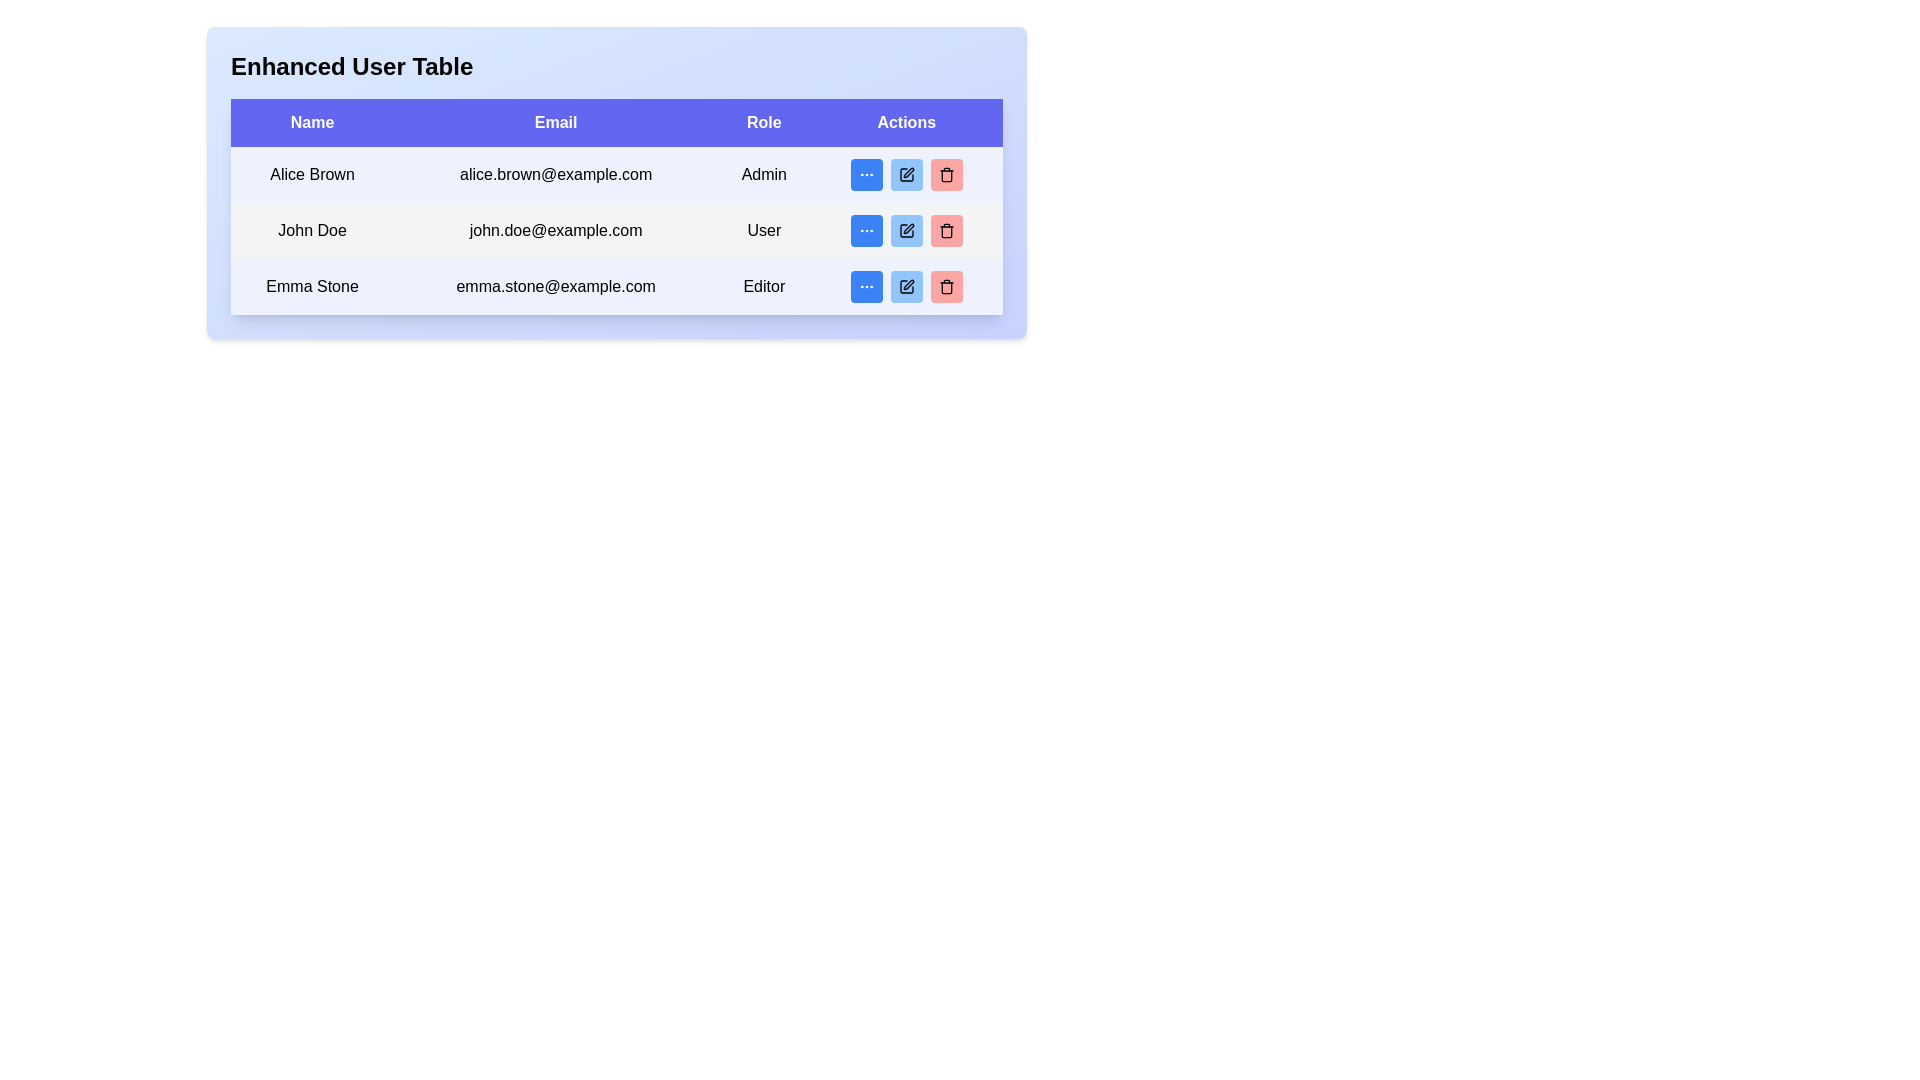  What do you see at coordinates (616, 230) in the screenshot?
I see `the second row of the user details table` at bounding box center [616, 230].